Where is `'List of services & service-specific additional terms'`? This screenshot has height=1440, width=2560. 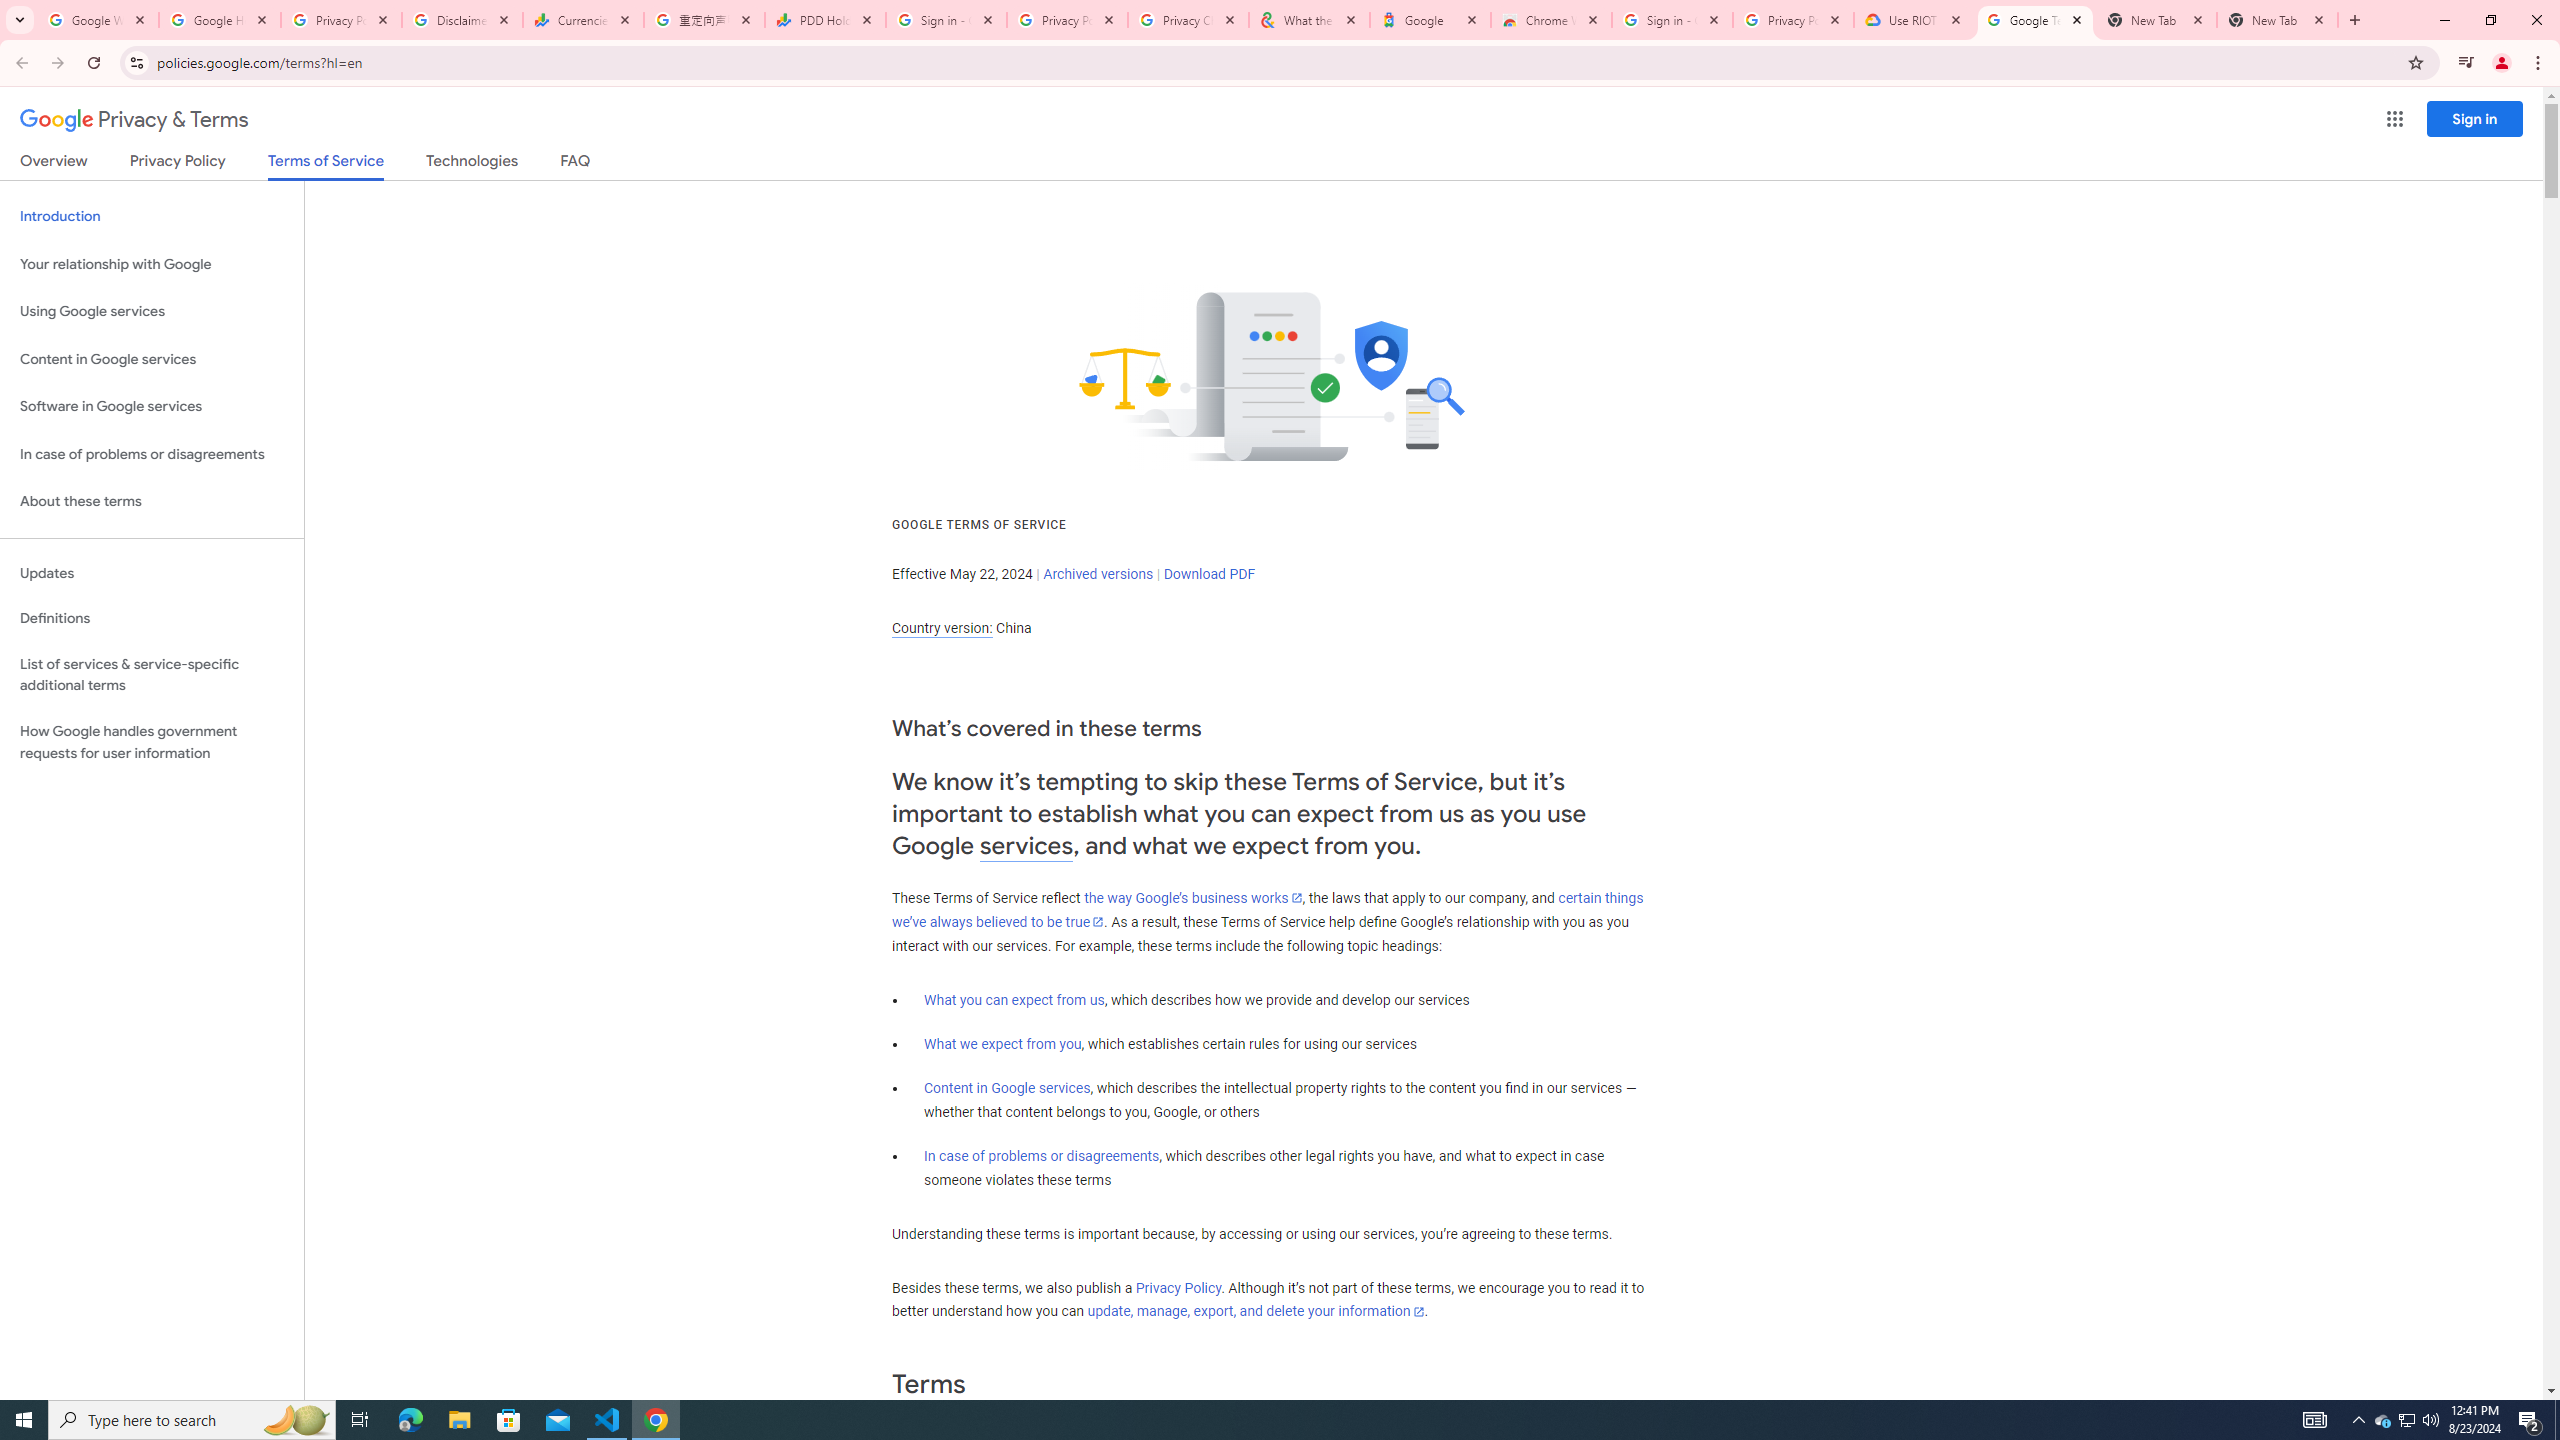 'List of services & service-specific additional terms' is located at coordinates (151, 674).